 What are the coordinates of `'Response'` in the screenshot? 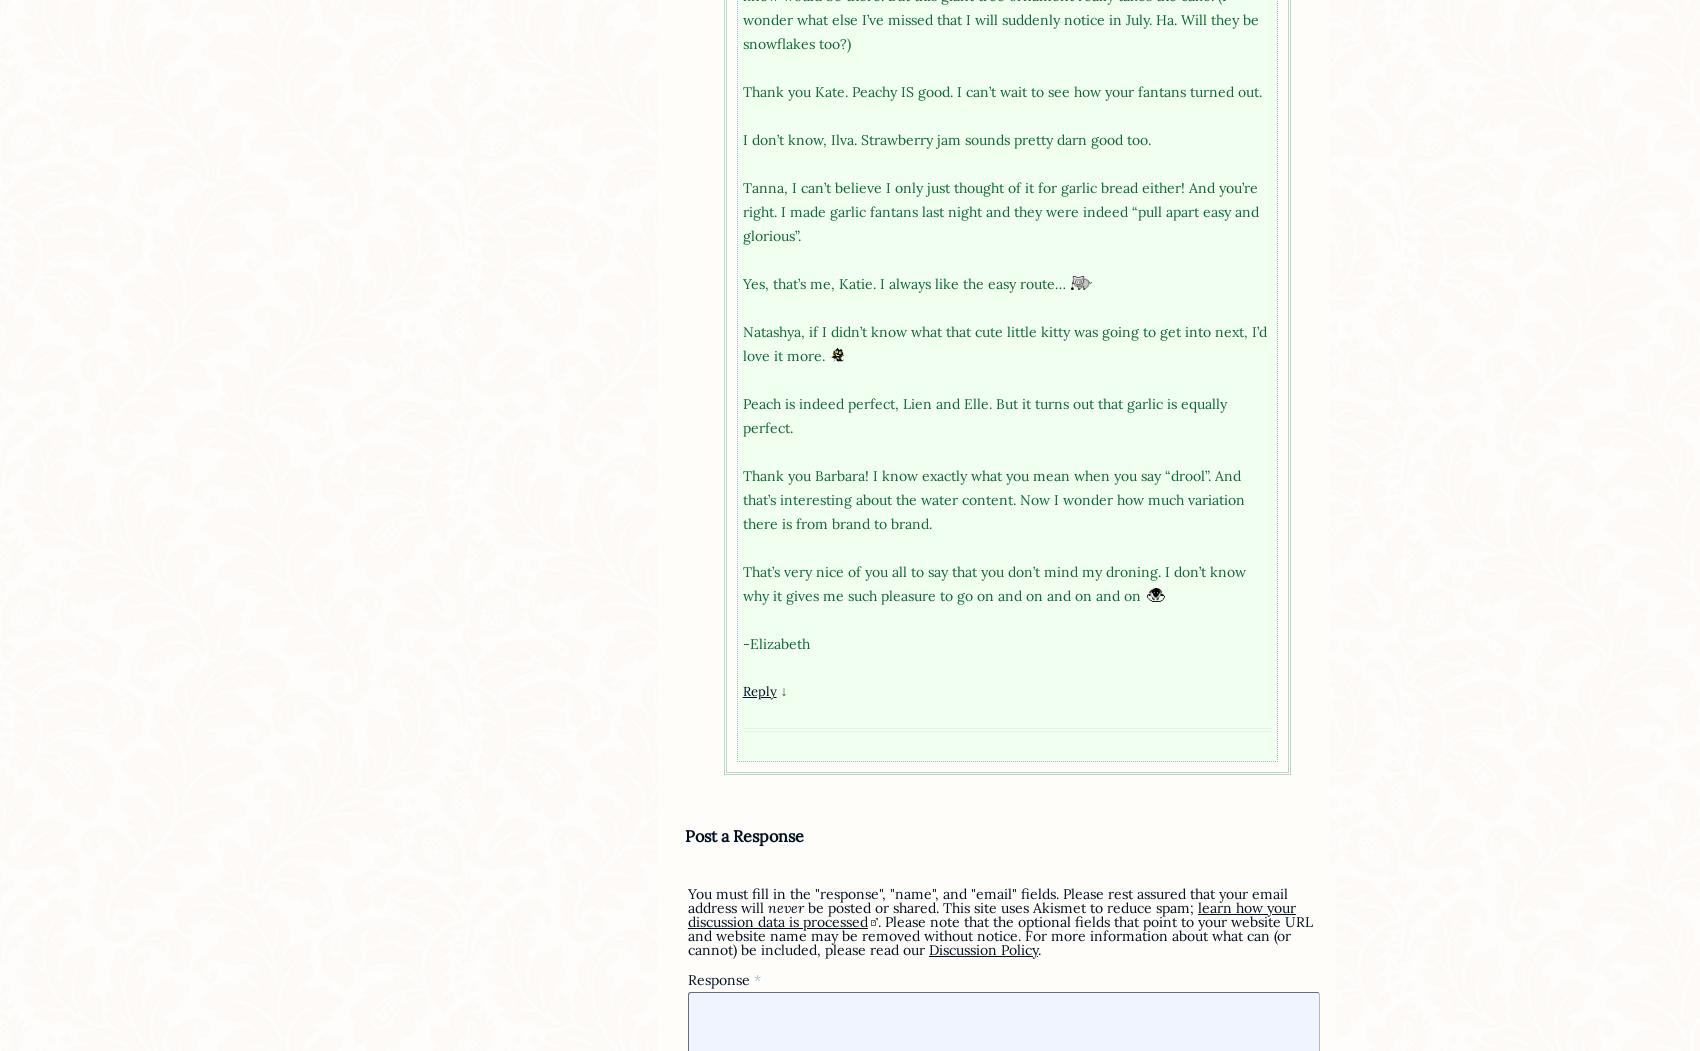 It's located at (686, 979).